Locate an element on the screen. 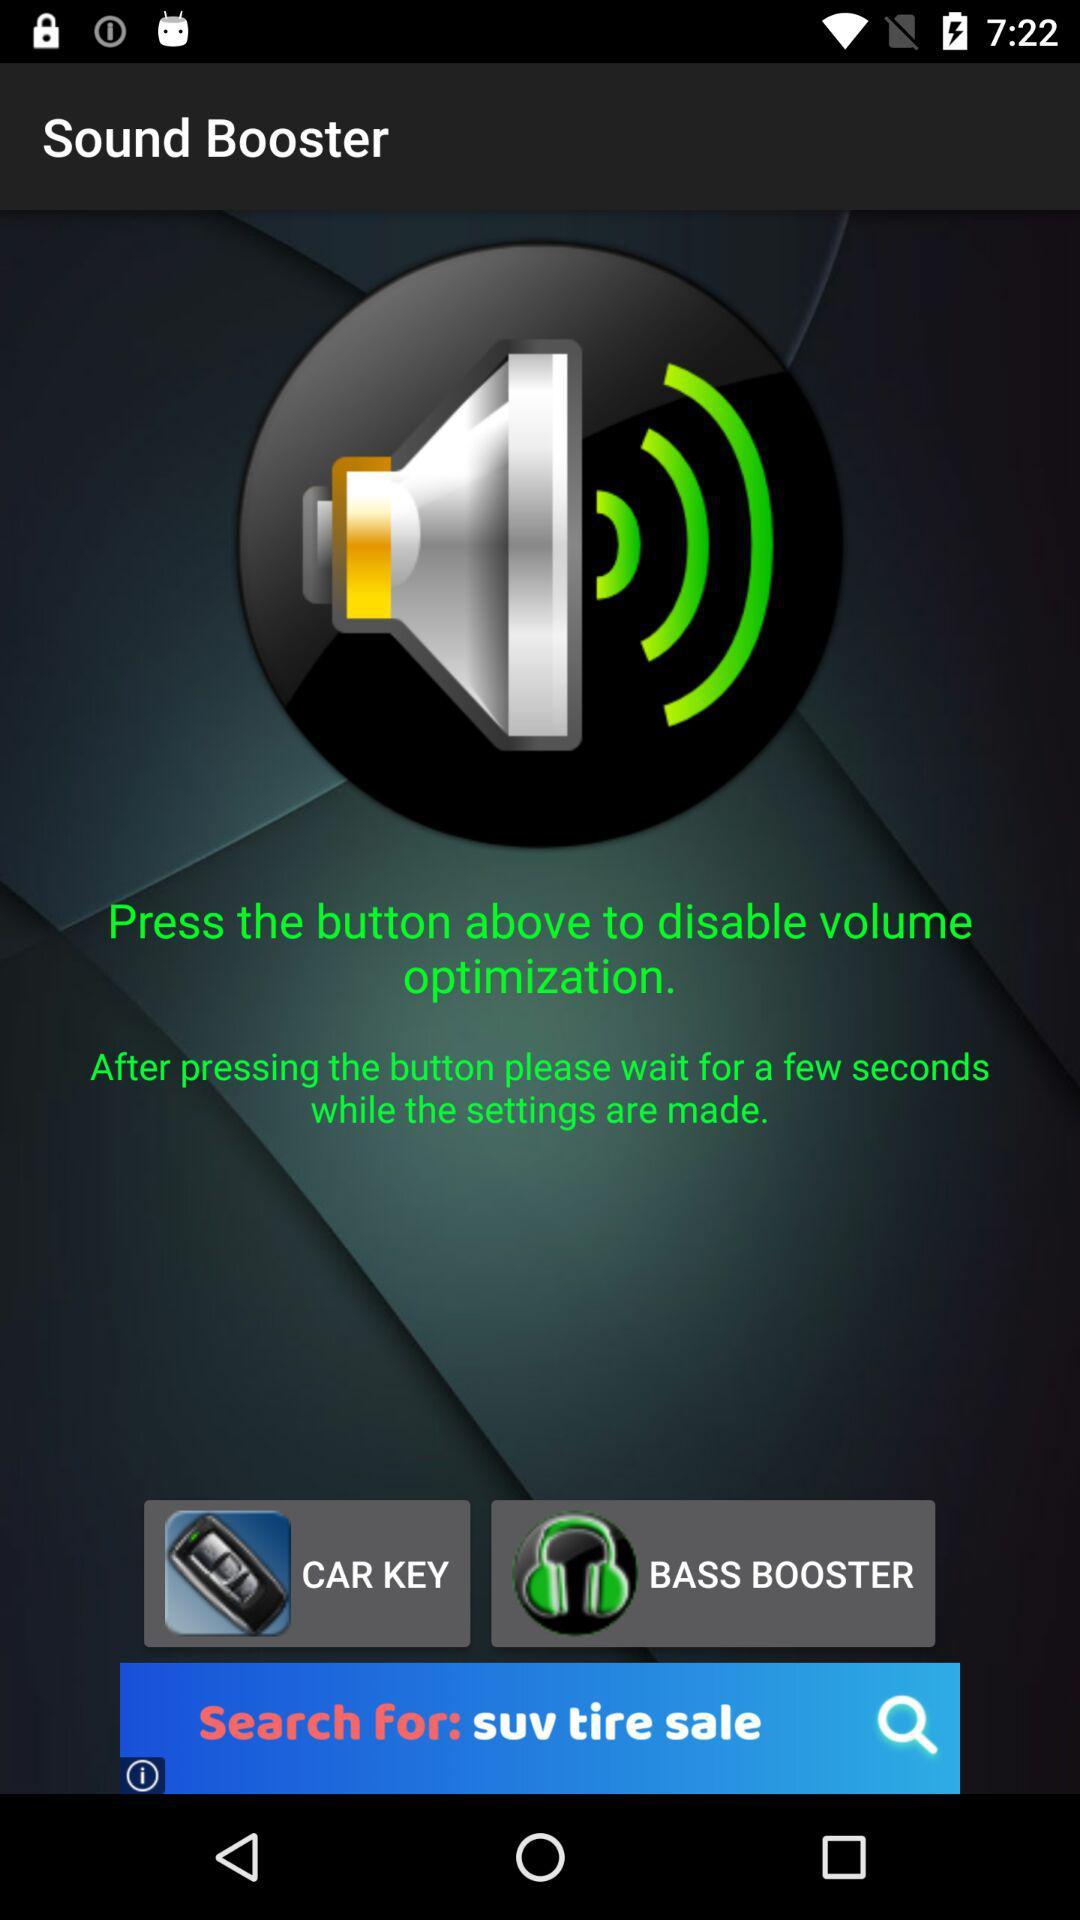 The image size is (1080, 1920). app below after pressing the app is located at coordinates (712, 1572).